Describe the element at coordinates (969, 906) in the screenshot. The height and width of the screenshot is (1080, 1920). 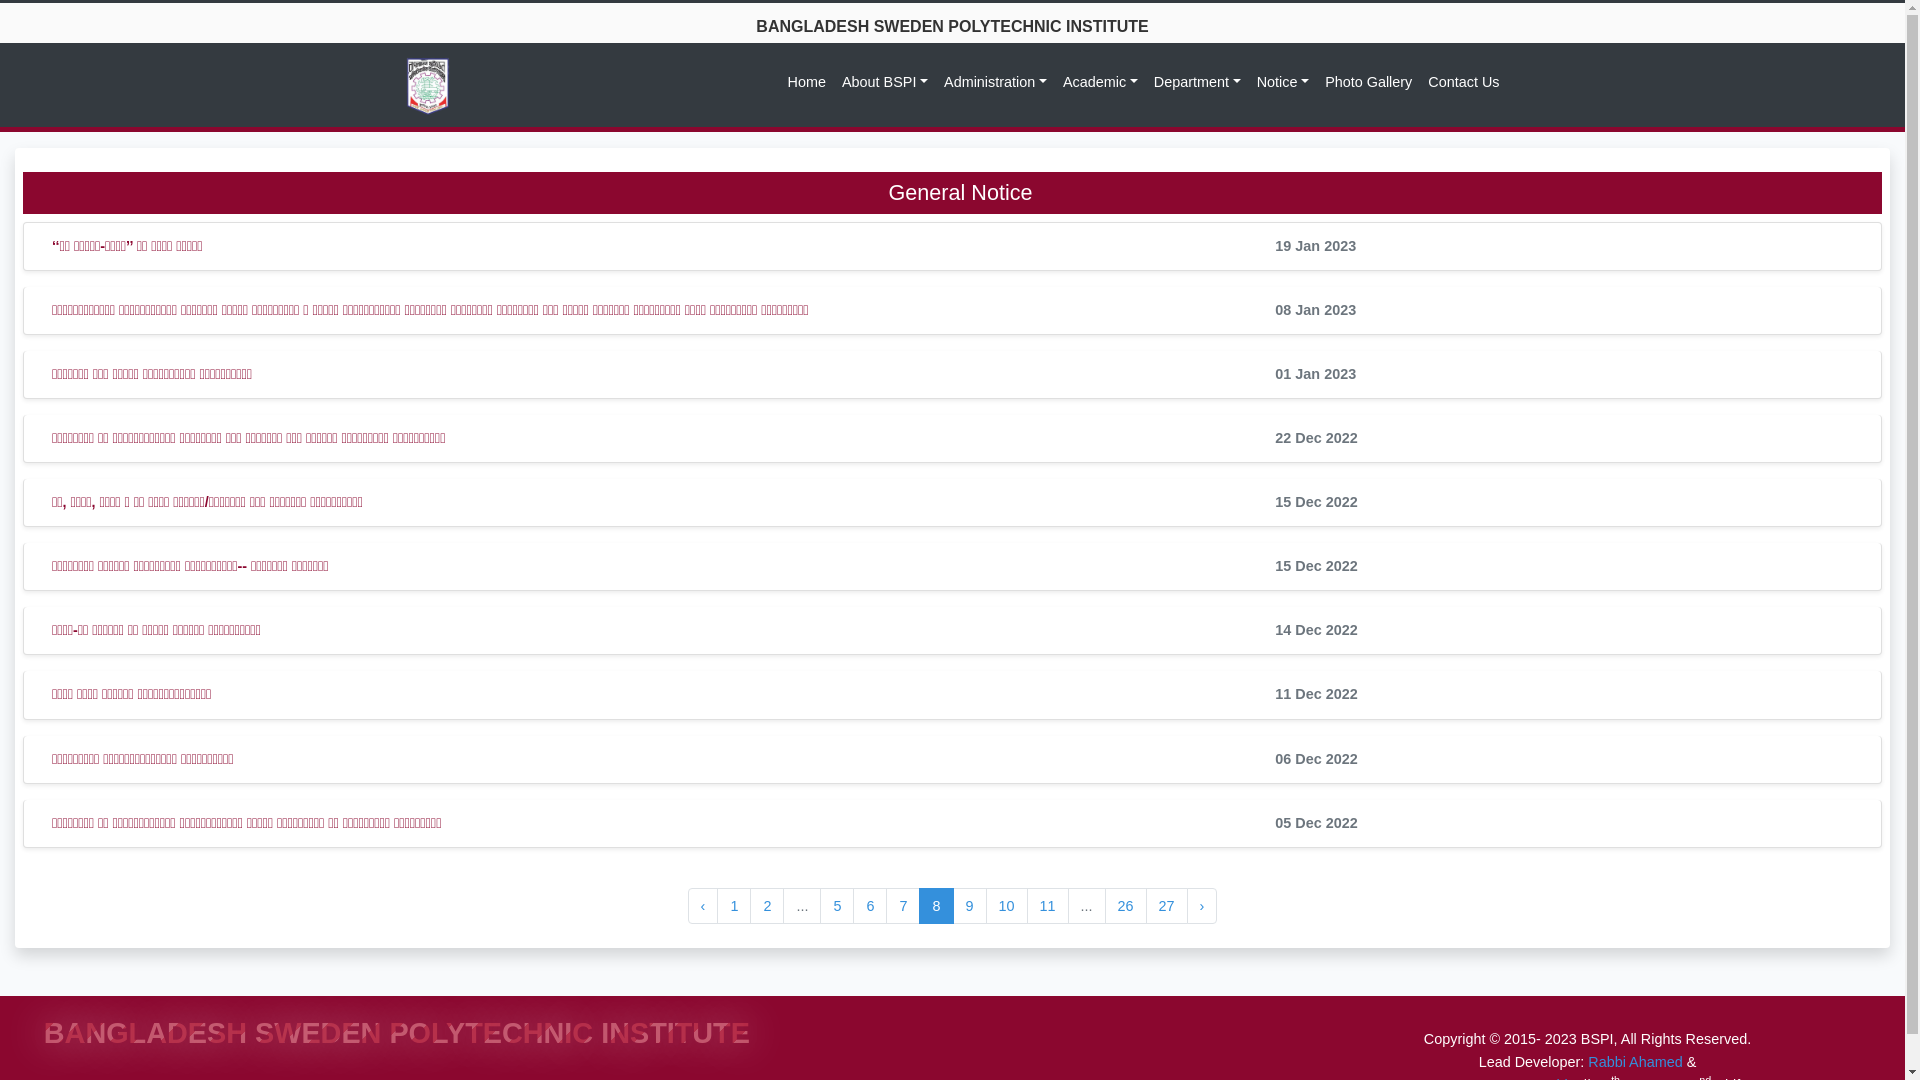
I see `'9'` at that location.